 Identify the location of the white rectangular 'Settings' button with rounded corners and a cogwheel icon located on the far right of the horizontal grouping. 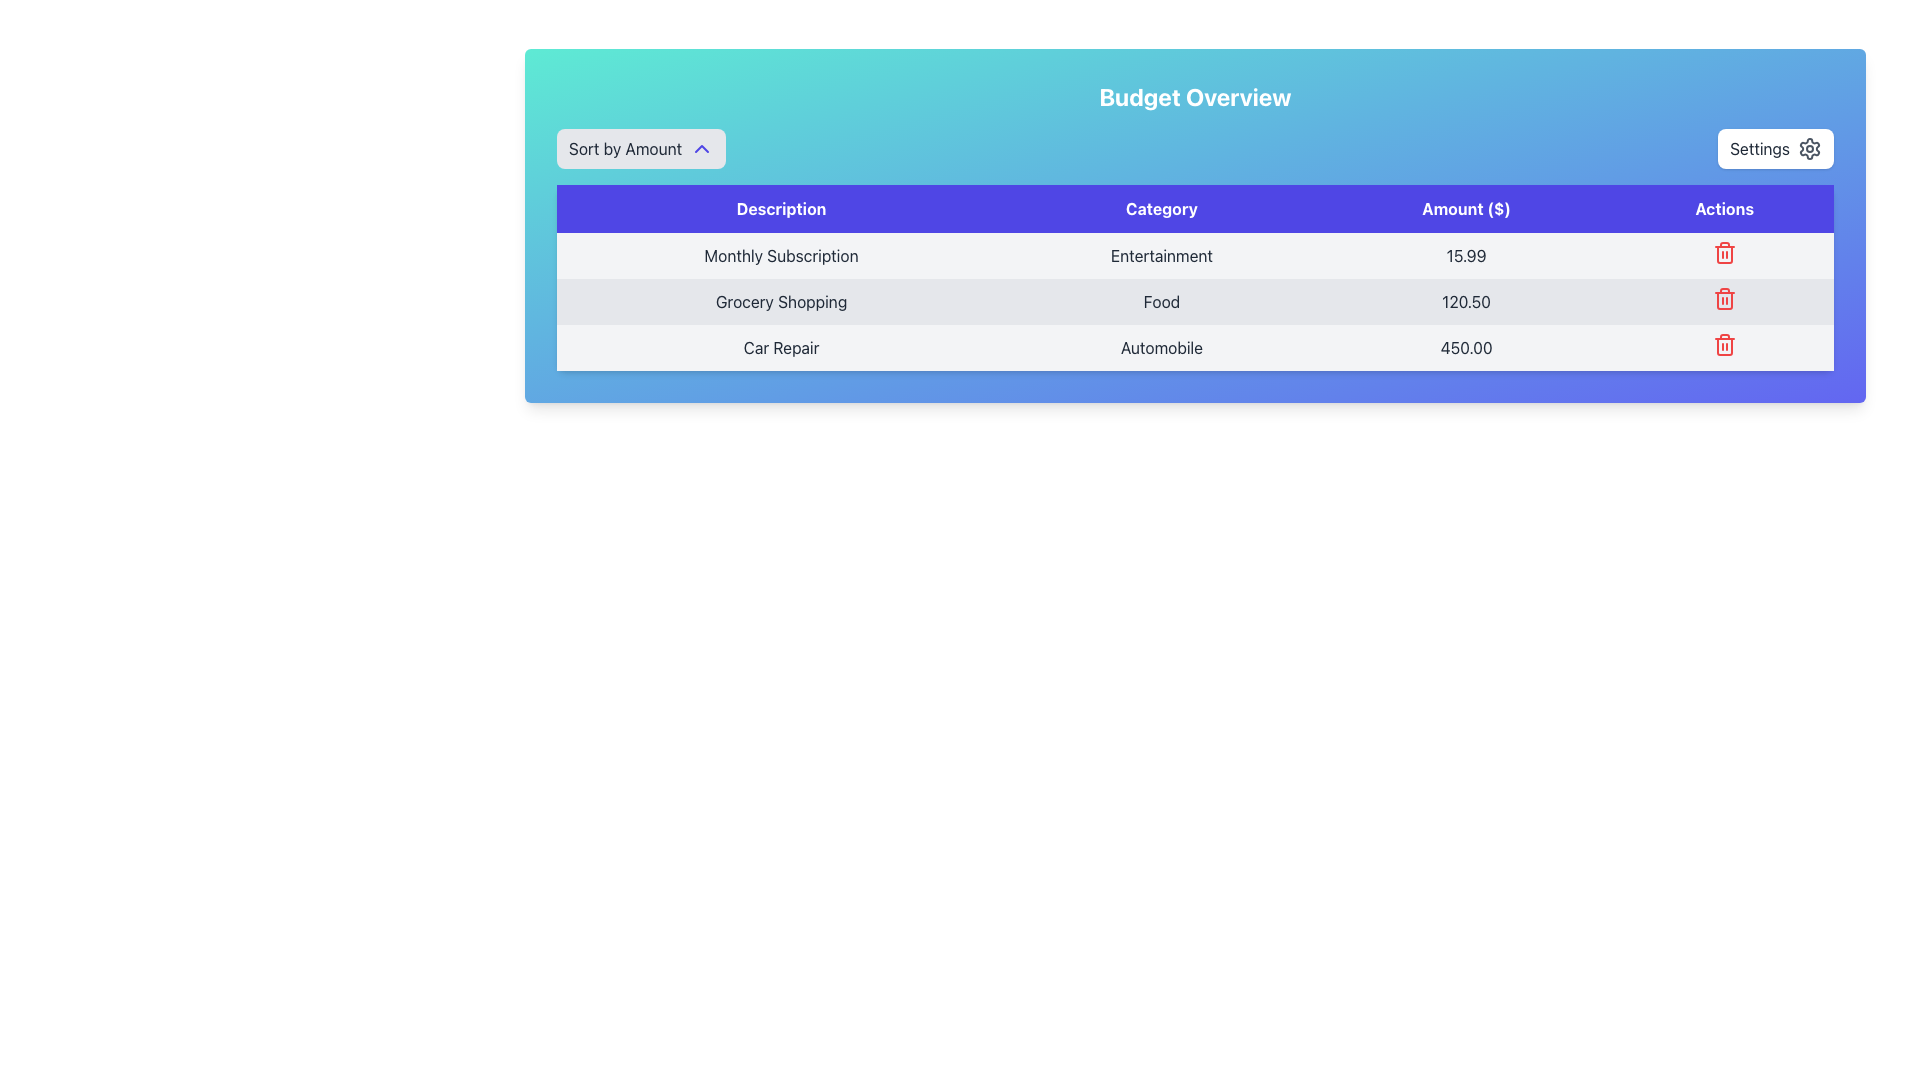
(1776, 148).